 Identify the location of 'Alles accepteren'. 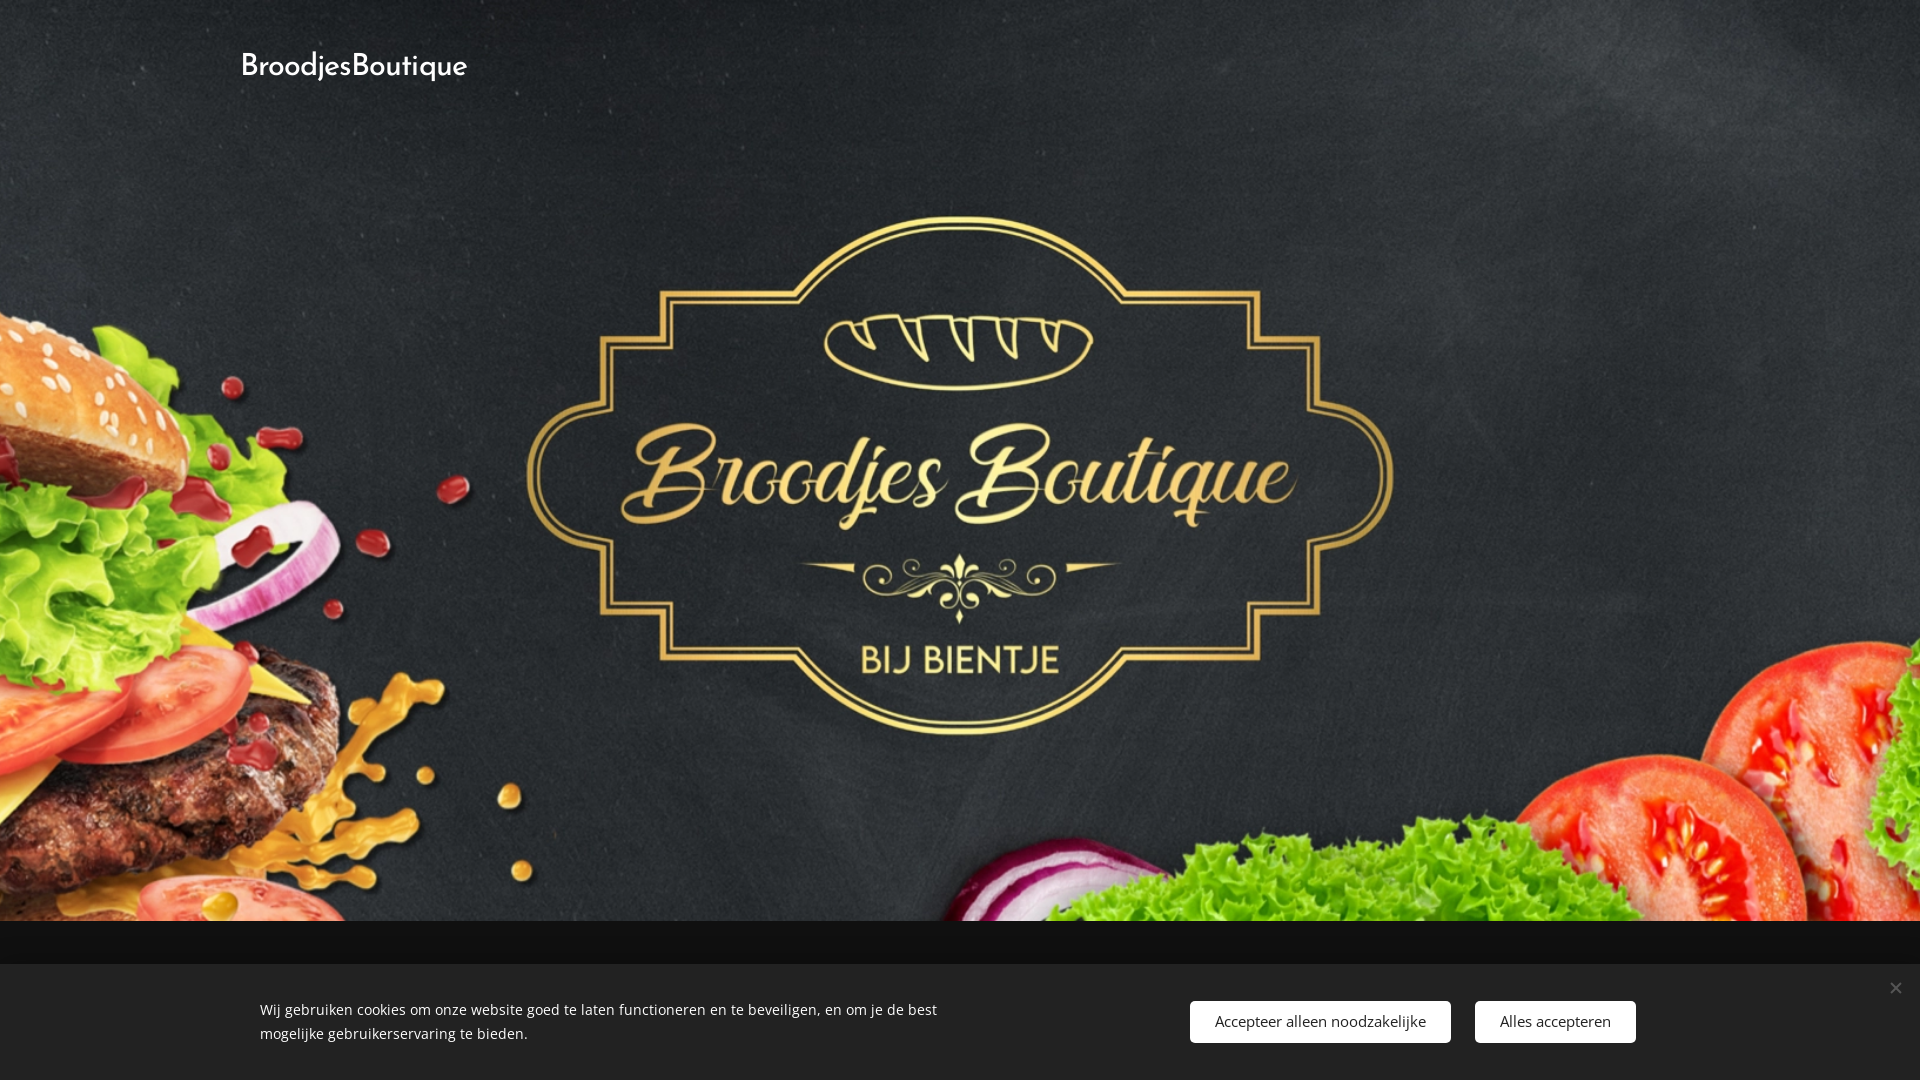
(1554, 1021).